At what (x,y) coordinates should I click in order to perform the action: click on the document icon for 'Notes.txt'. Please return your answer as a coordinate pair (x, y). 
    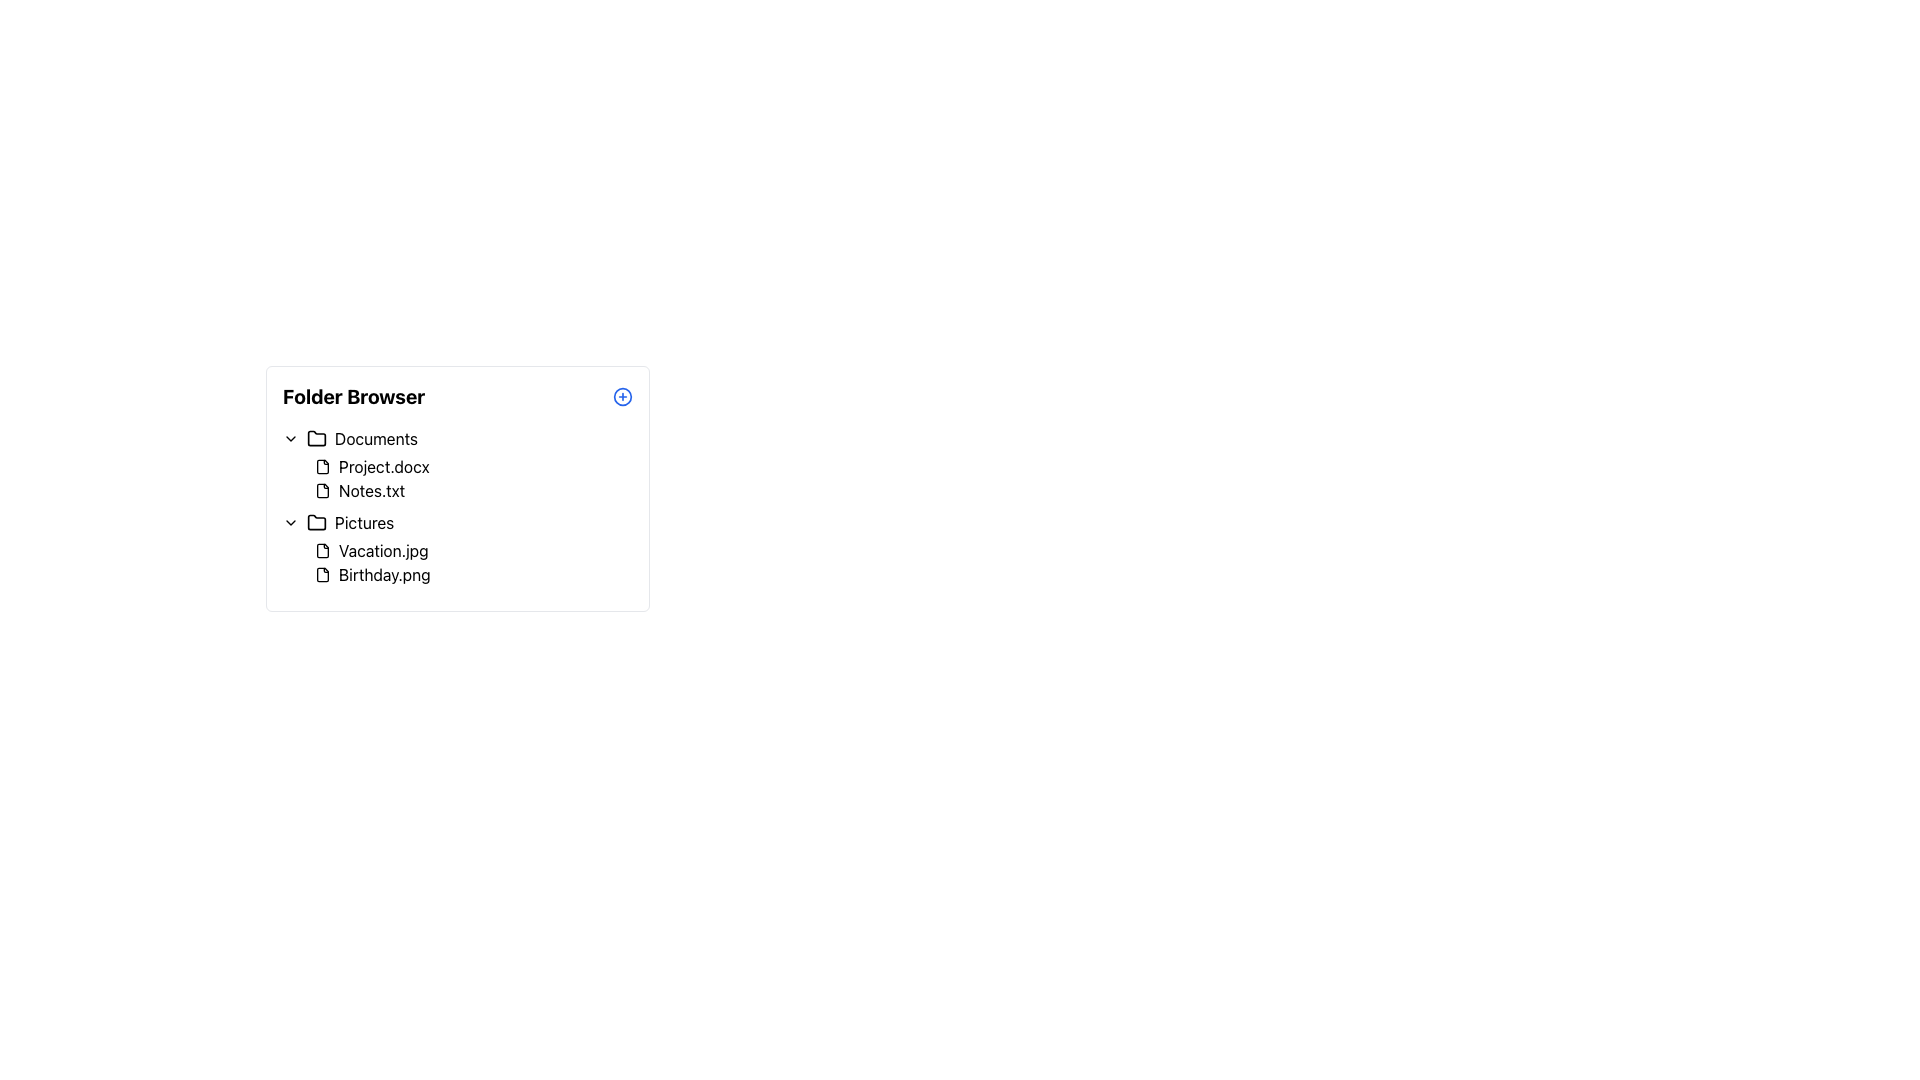
    Looking at the image, I should click on (322, 490).